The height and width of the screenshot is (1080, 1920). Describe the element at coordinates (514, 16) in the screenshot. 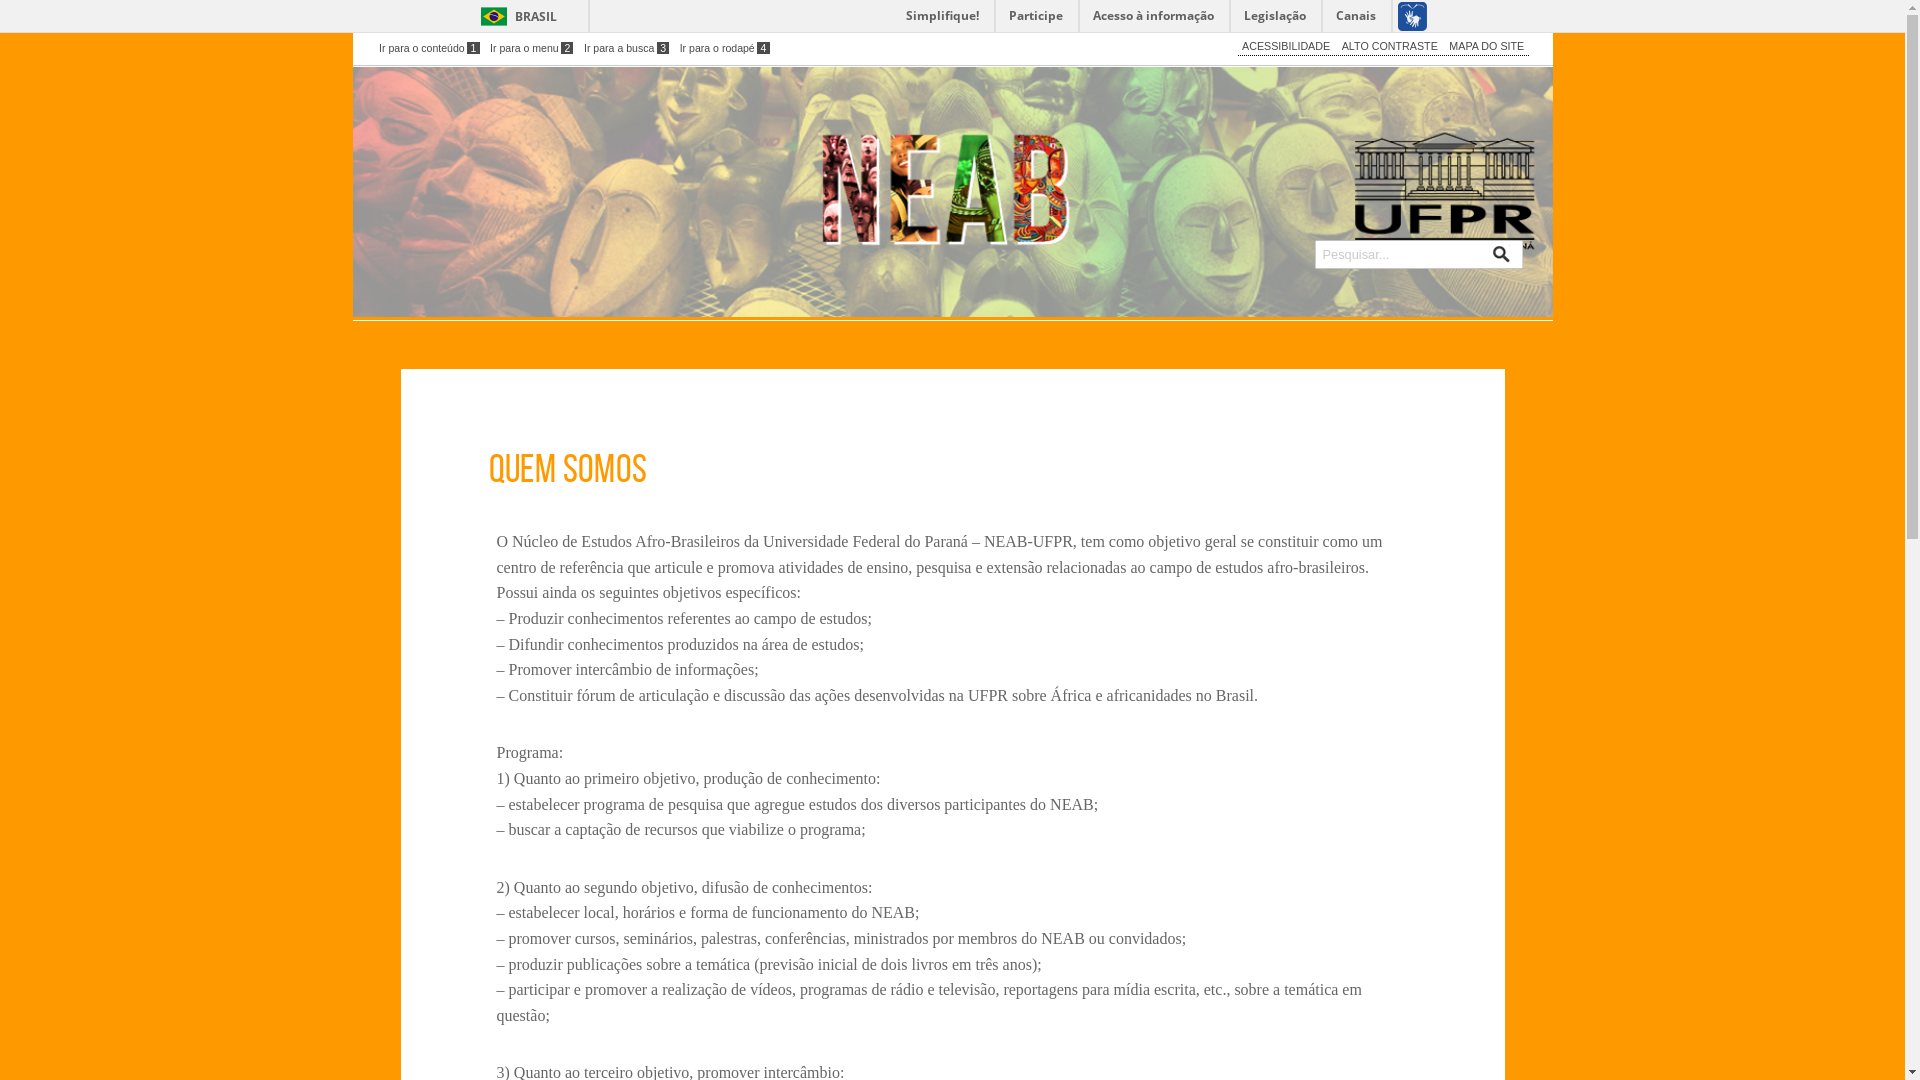

I see `'BRASIL'` at that location.